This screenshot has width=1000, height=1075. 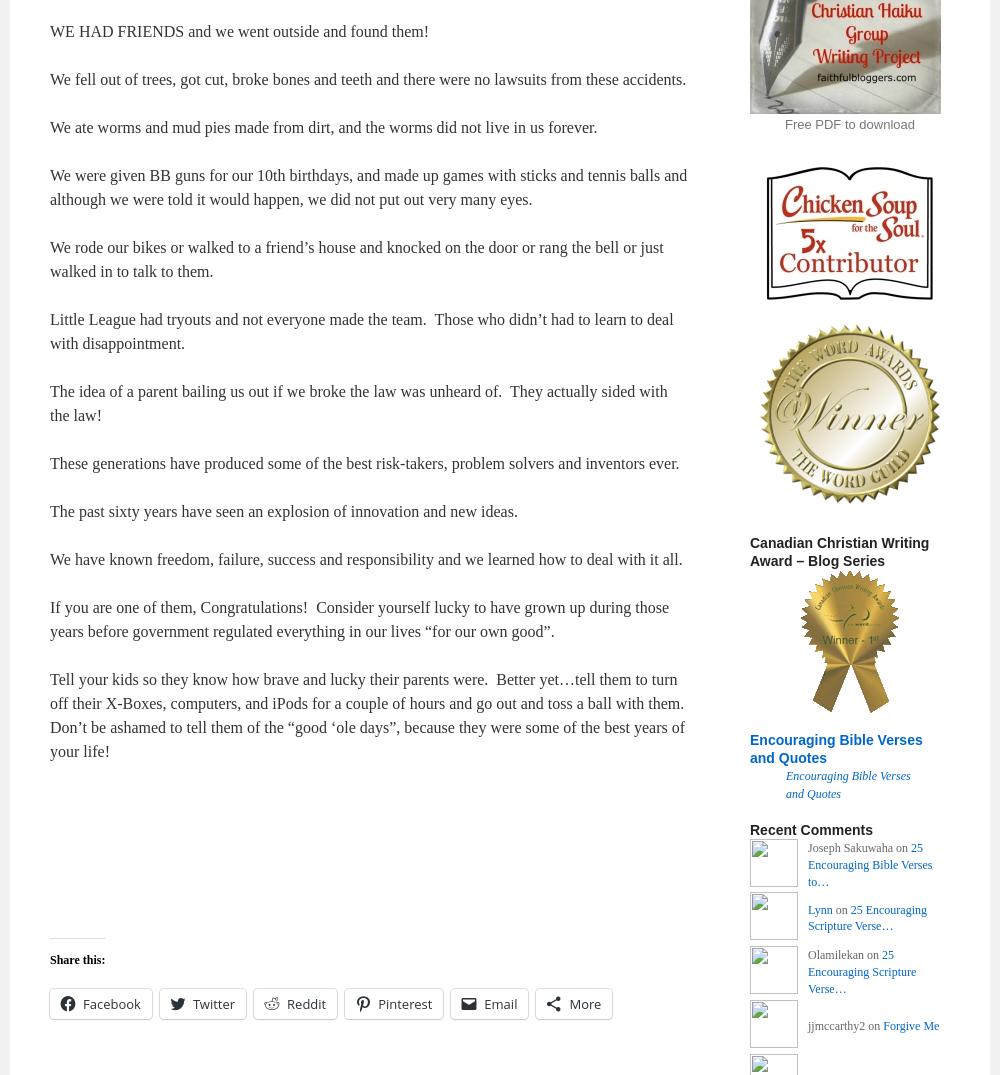 What do you see at coordinates (212, 1003) in the screenshot?
I see `'Twitter'` at bounding box center [212, 1003].